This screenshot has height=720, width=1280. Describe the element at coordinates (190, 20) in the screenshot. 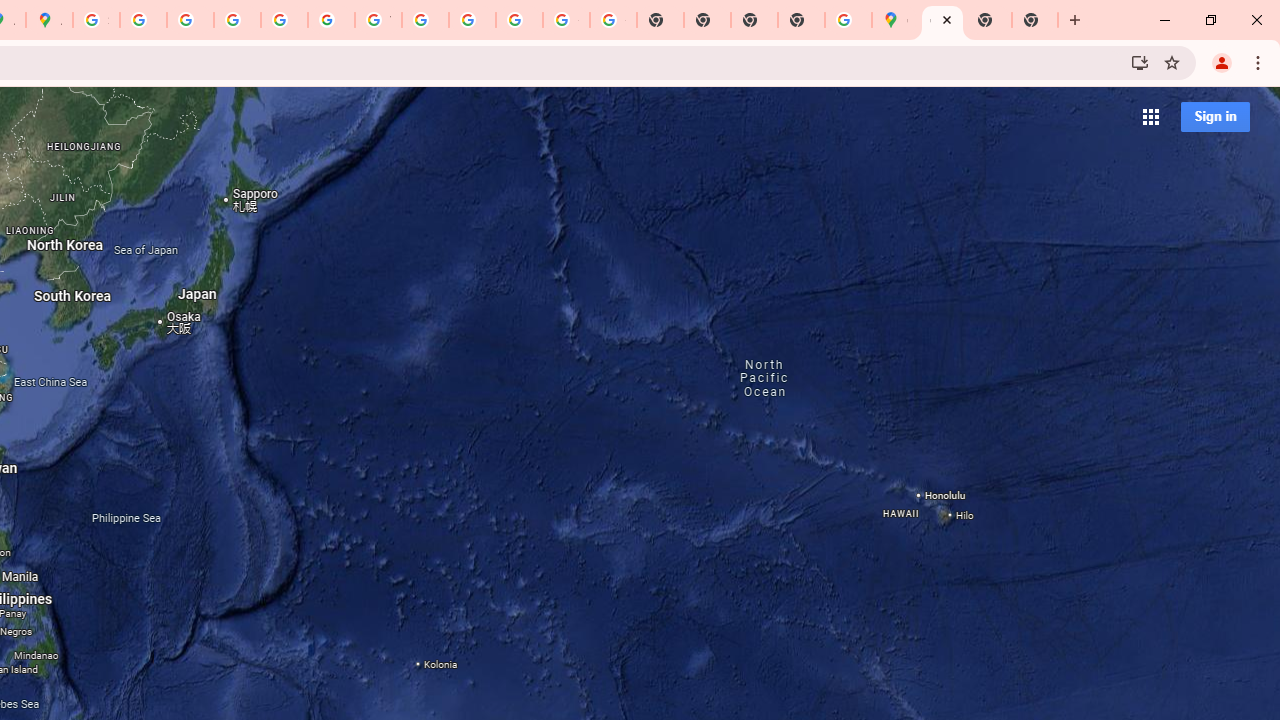

I see `'Privacy Help Center - Policies Help'` at that location.